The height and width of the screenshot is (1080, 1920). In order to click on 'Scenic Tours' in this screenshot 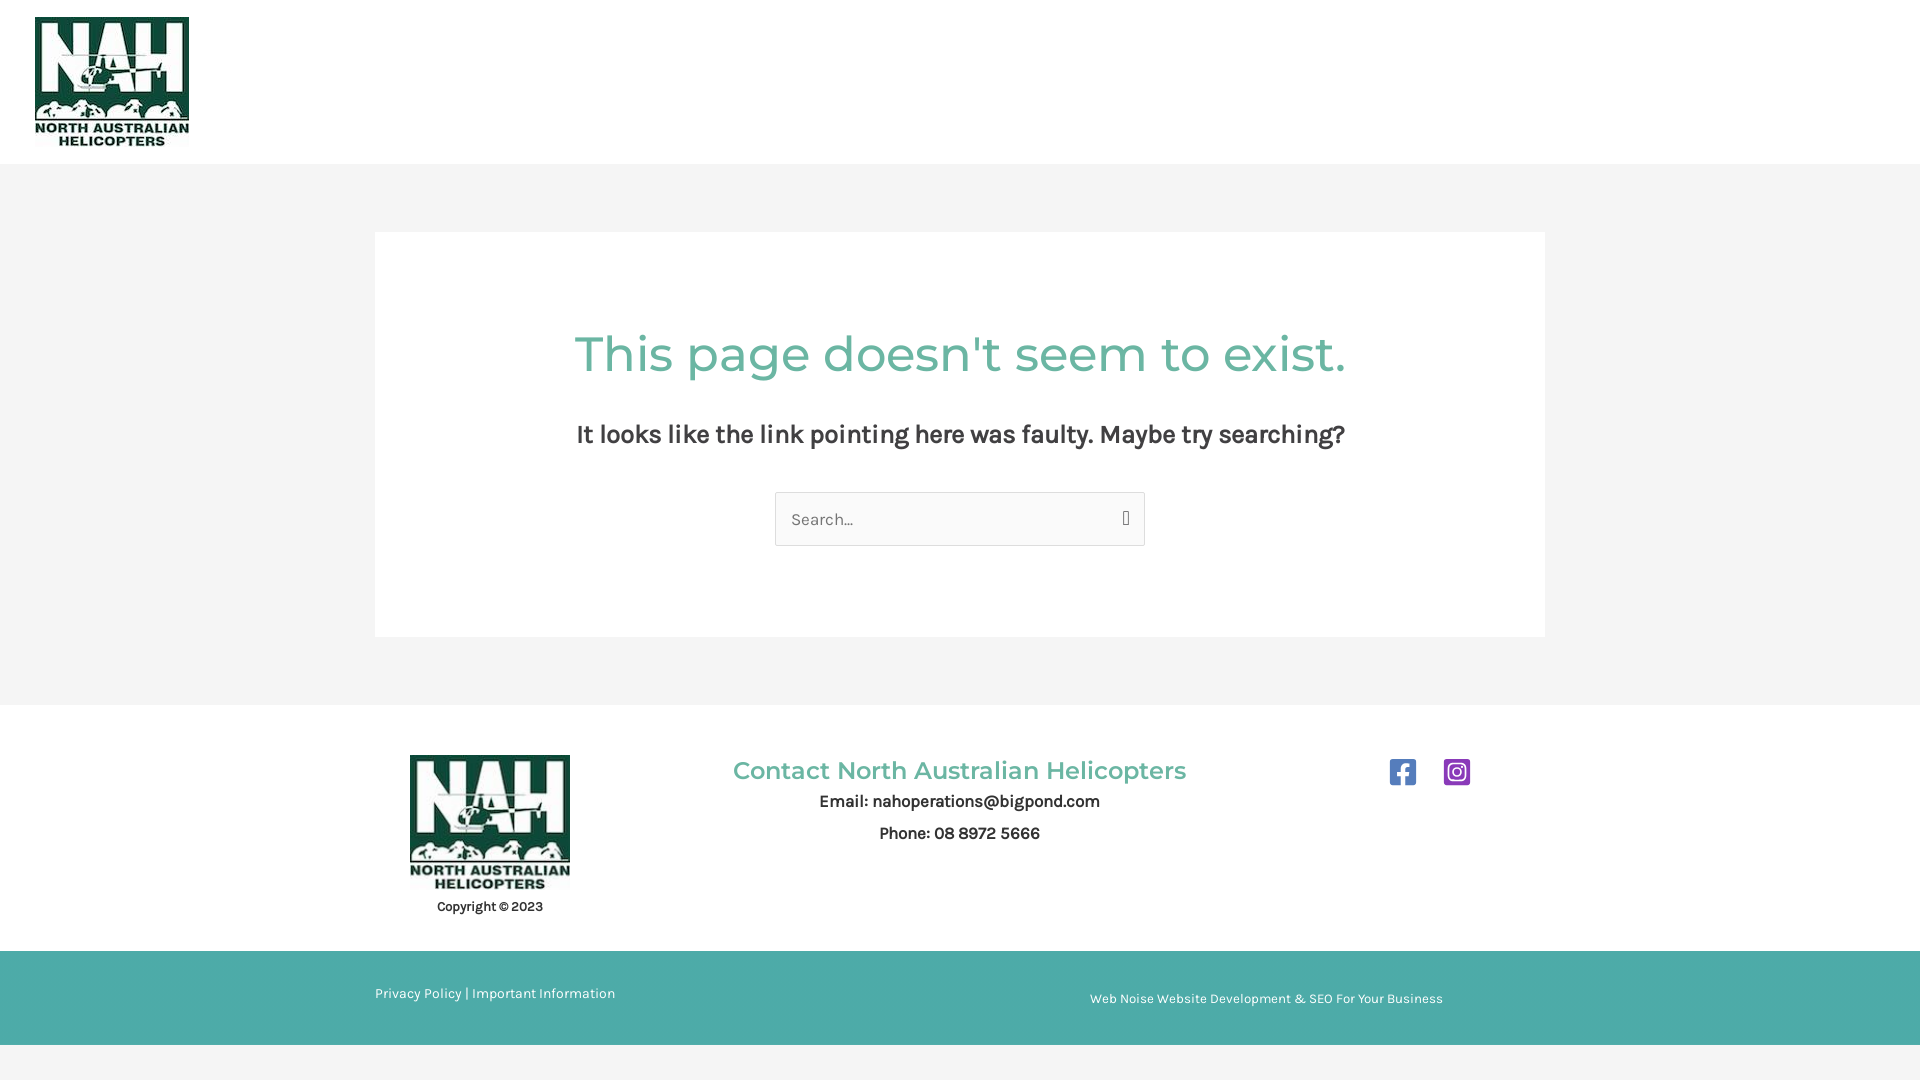, I will do `click(1166, 80)`.